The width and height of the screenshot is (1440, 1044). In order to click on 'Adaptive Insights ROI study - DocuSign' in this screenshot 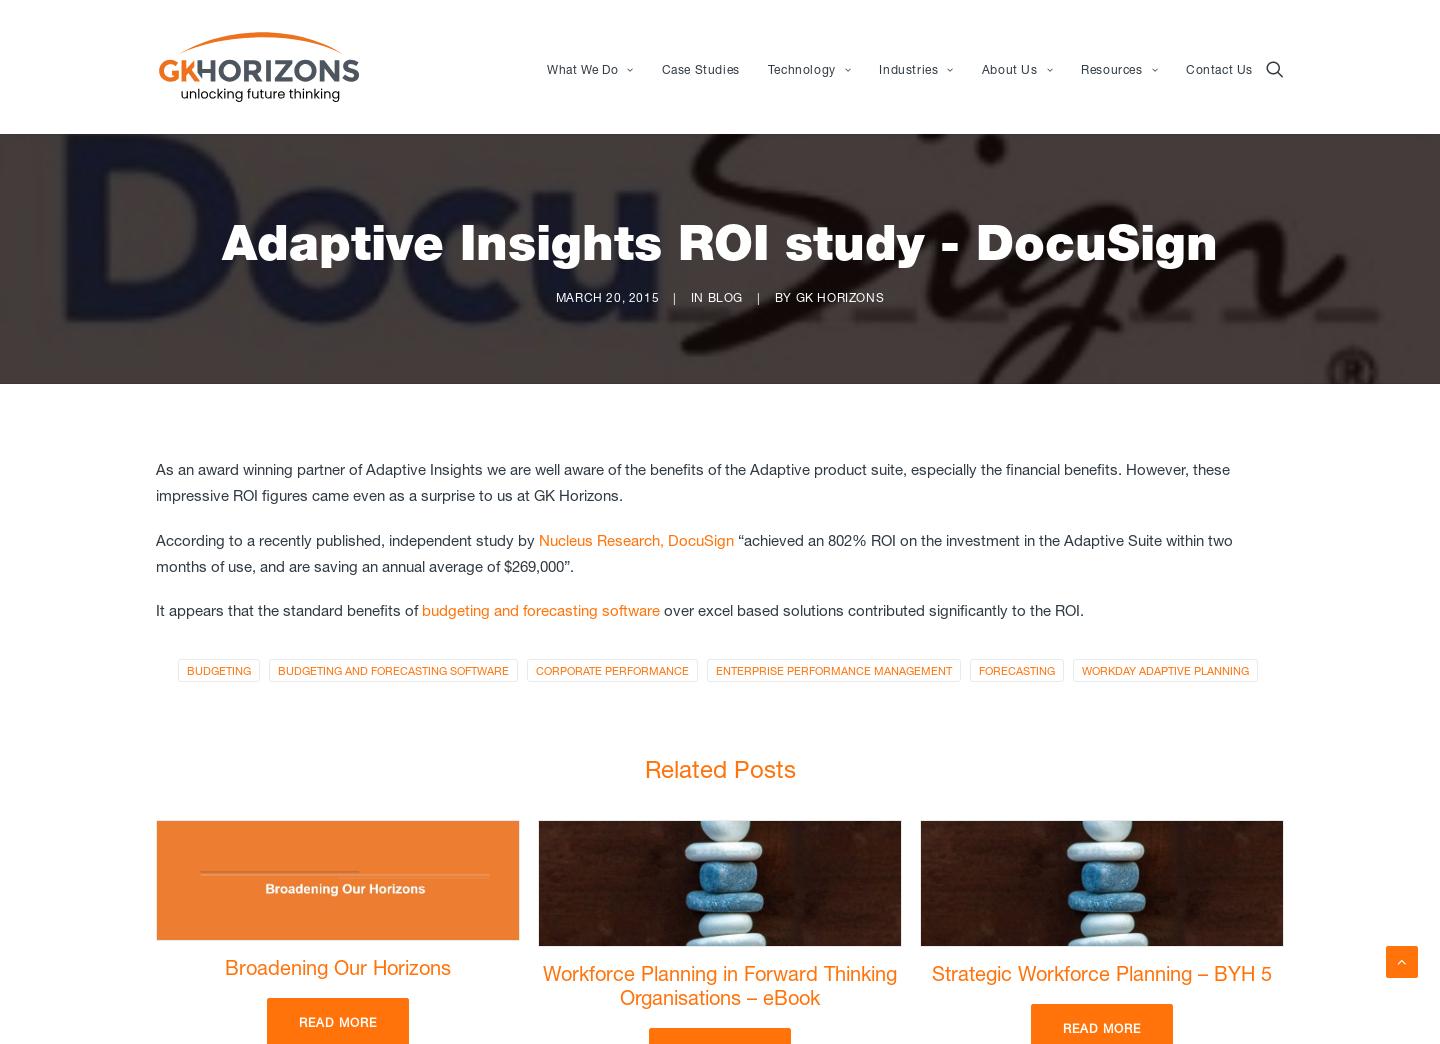, I will do `click(222, 241)`.